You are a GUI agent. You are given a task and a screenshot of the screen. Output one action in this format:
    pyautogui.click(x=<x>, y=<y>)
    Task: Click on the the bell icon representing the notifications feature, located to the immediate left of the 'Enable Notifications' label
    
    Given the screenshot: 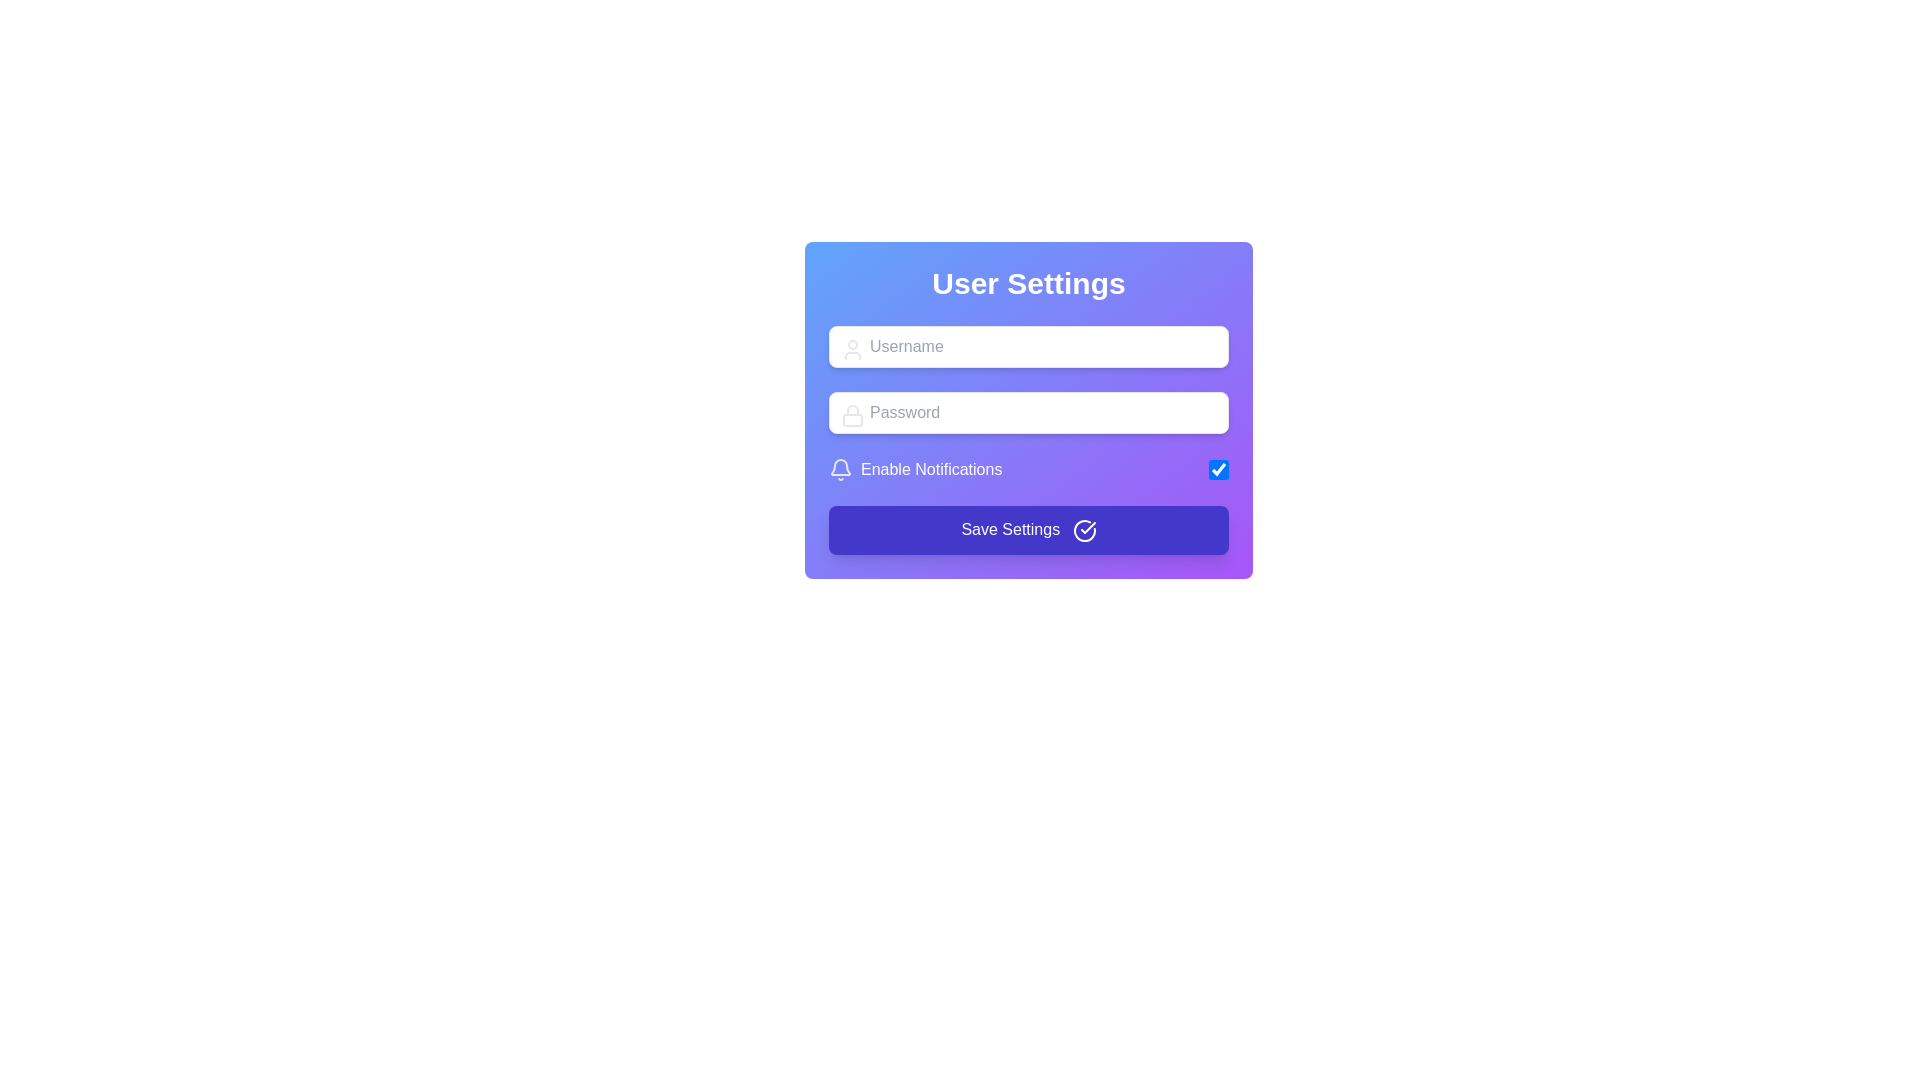 What is the action you would take?
    pyautogui.click(x=840, y=470)
    